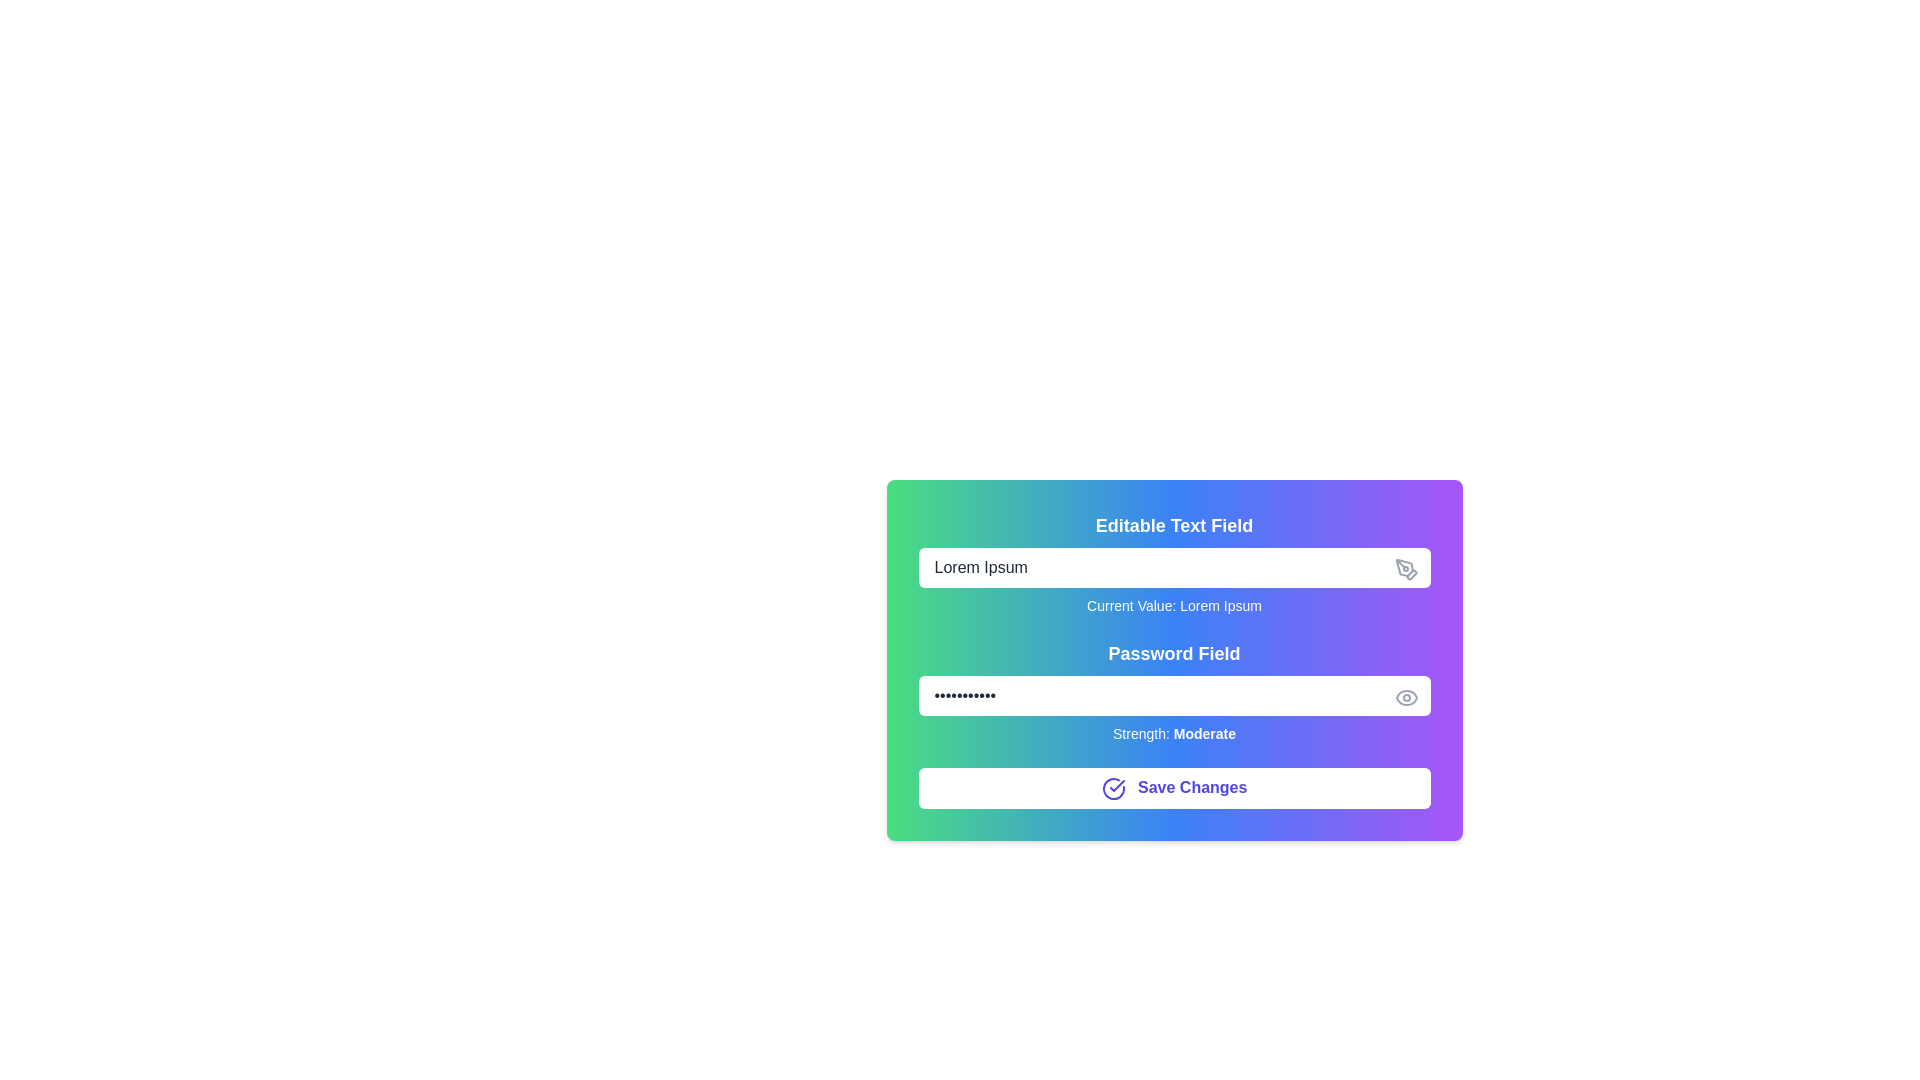  Describe the element at coordinates (1405, 570) in the screenshot. I see `the edit icon button located at the upper right of the editable text field with the placeholder 'Lorem Ipsum' to initiate edit mode` at that location.